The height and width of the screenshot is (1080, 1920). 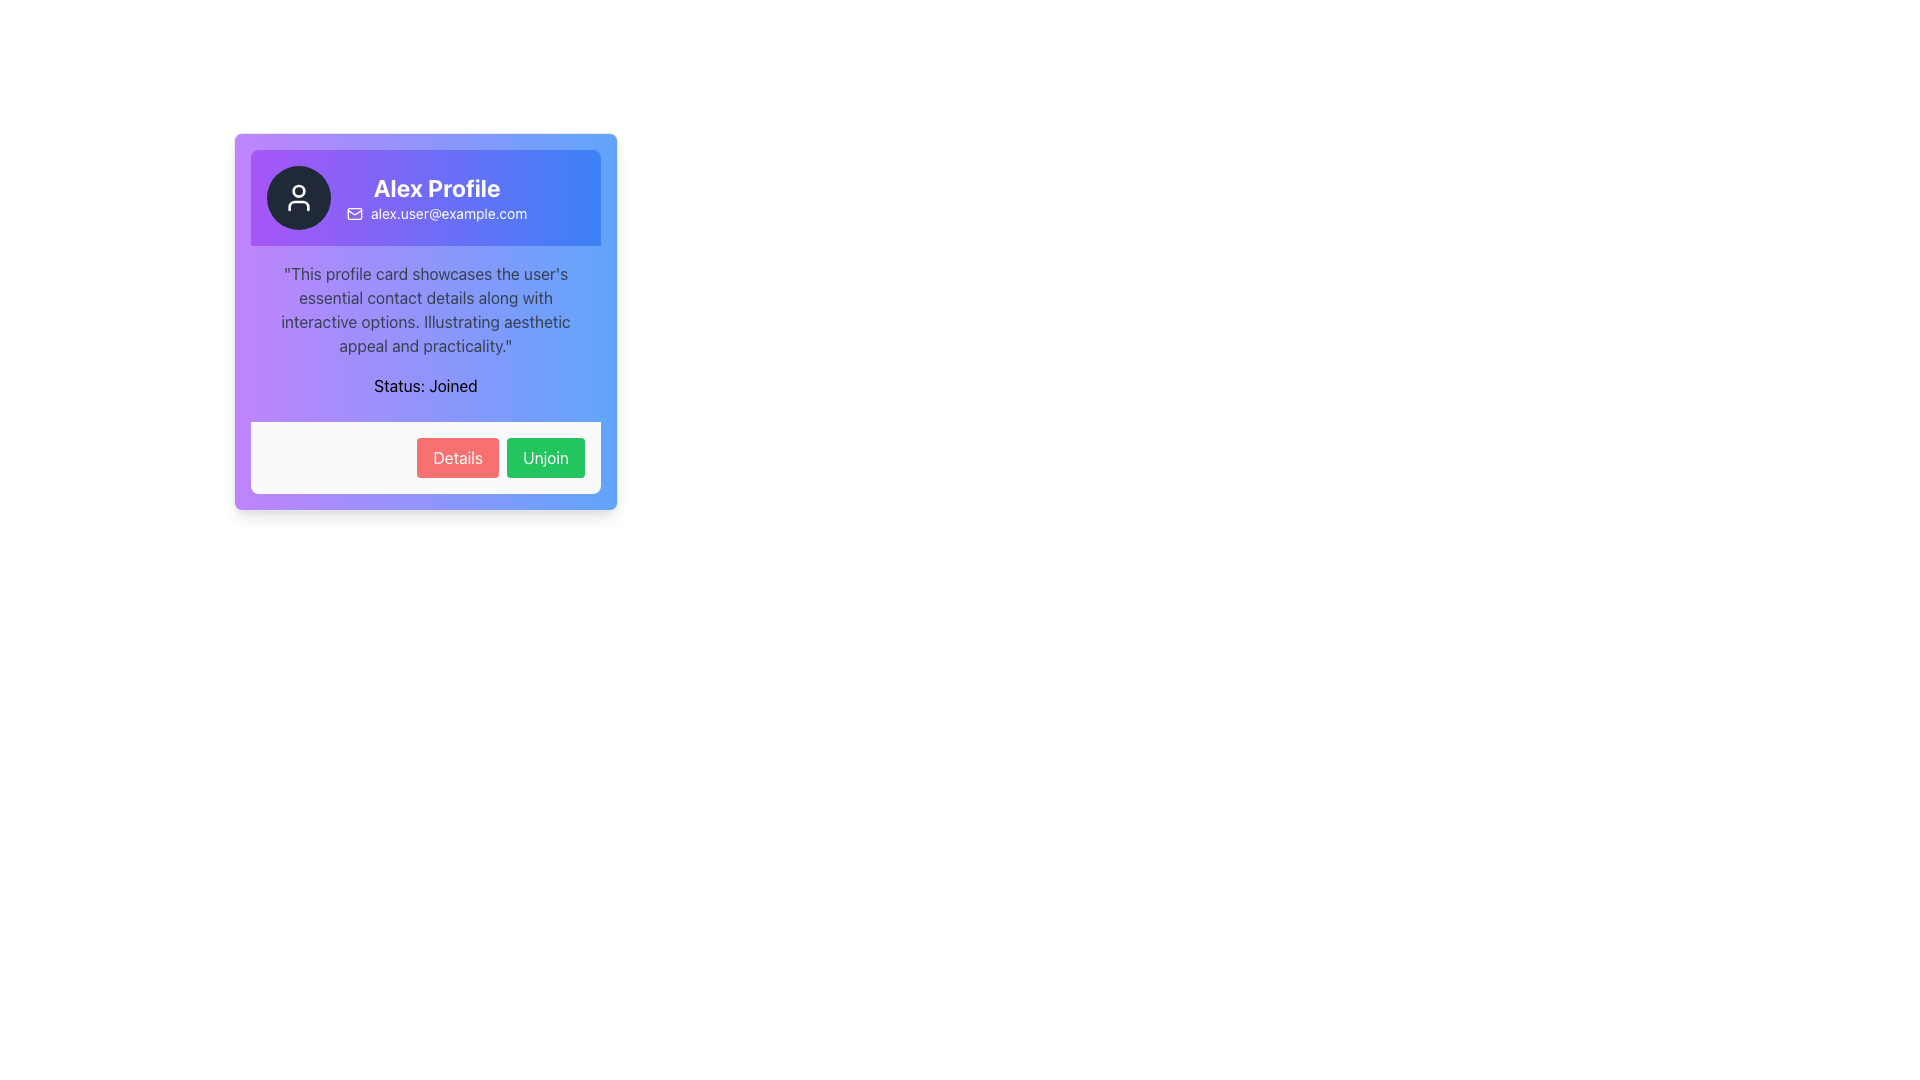 I want to click on the red button labeled 'Details', which is the first button from the left in a panel with a gradient background, so click(x=457, y=458).